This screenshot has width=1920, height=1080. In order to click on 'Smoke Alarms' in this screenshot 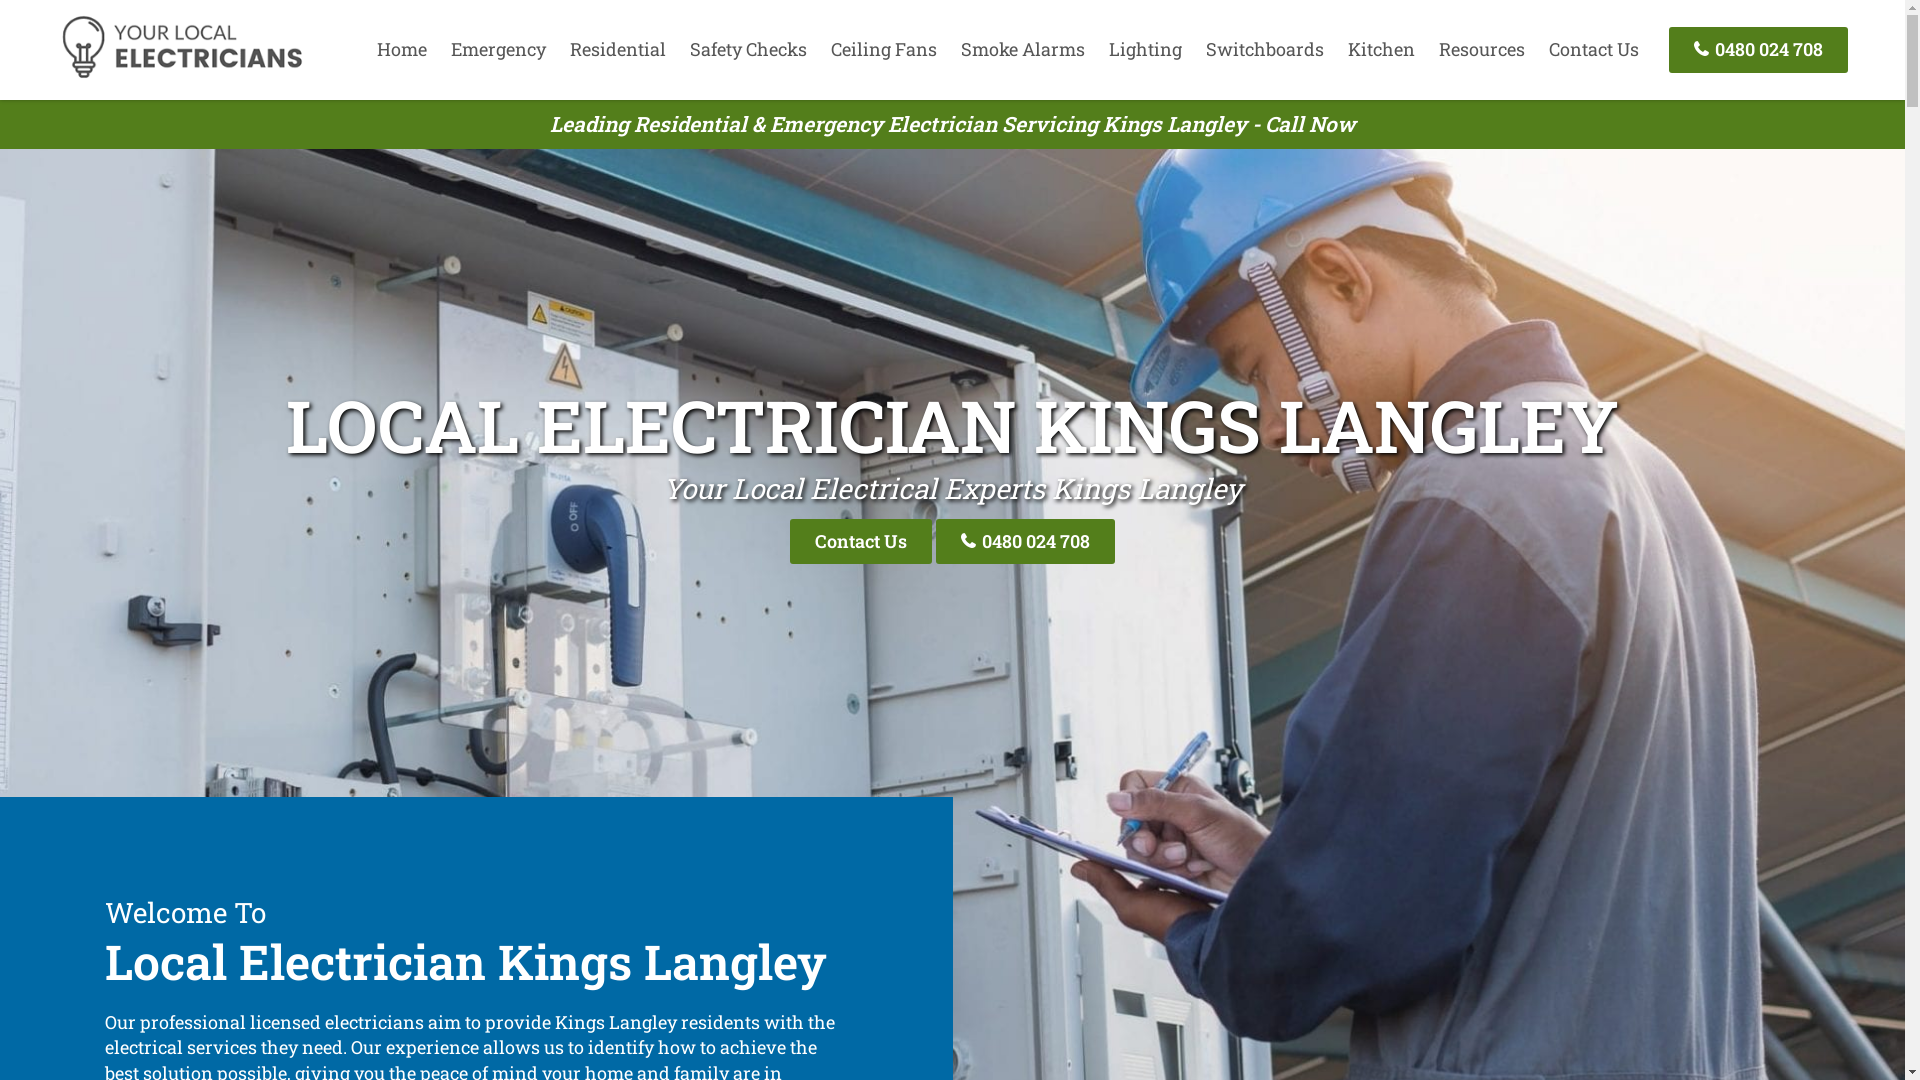, I will do `click(1022, 48)`.